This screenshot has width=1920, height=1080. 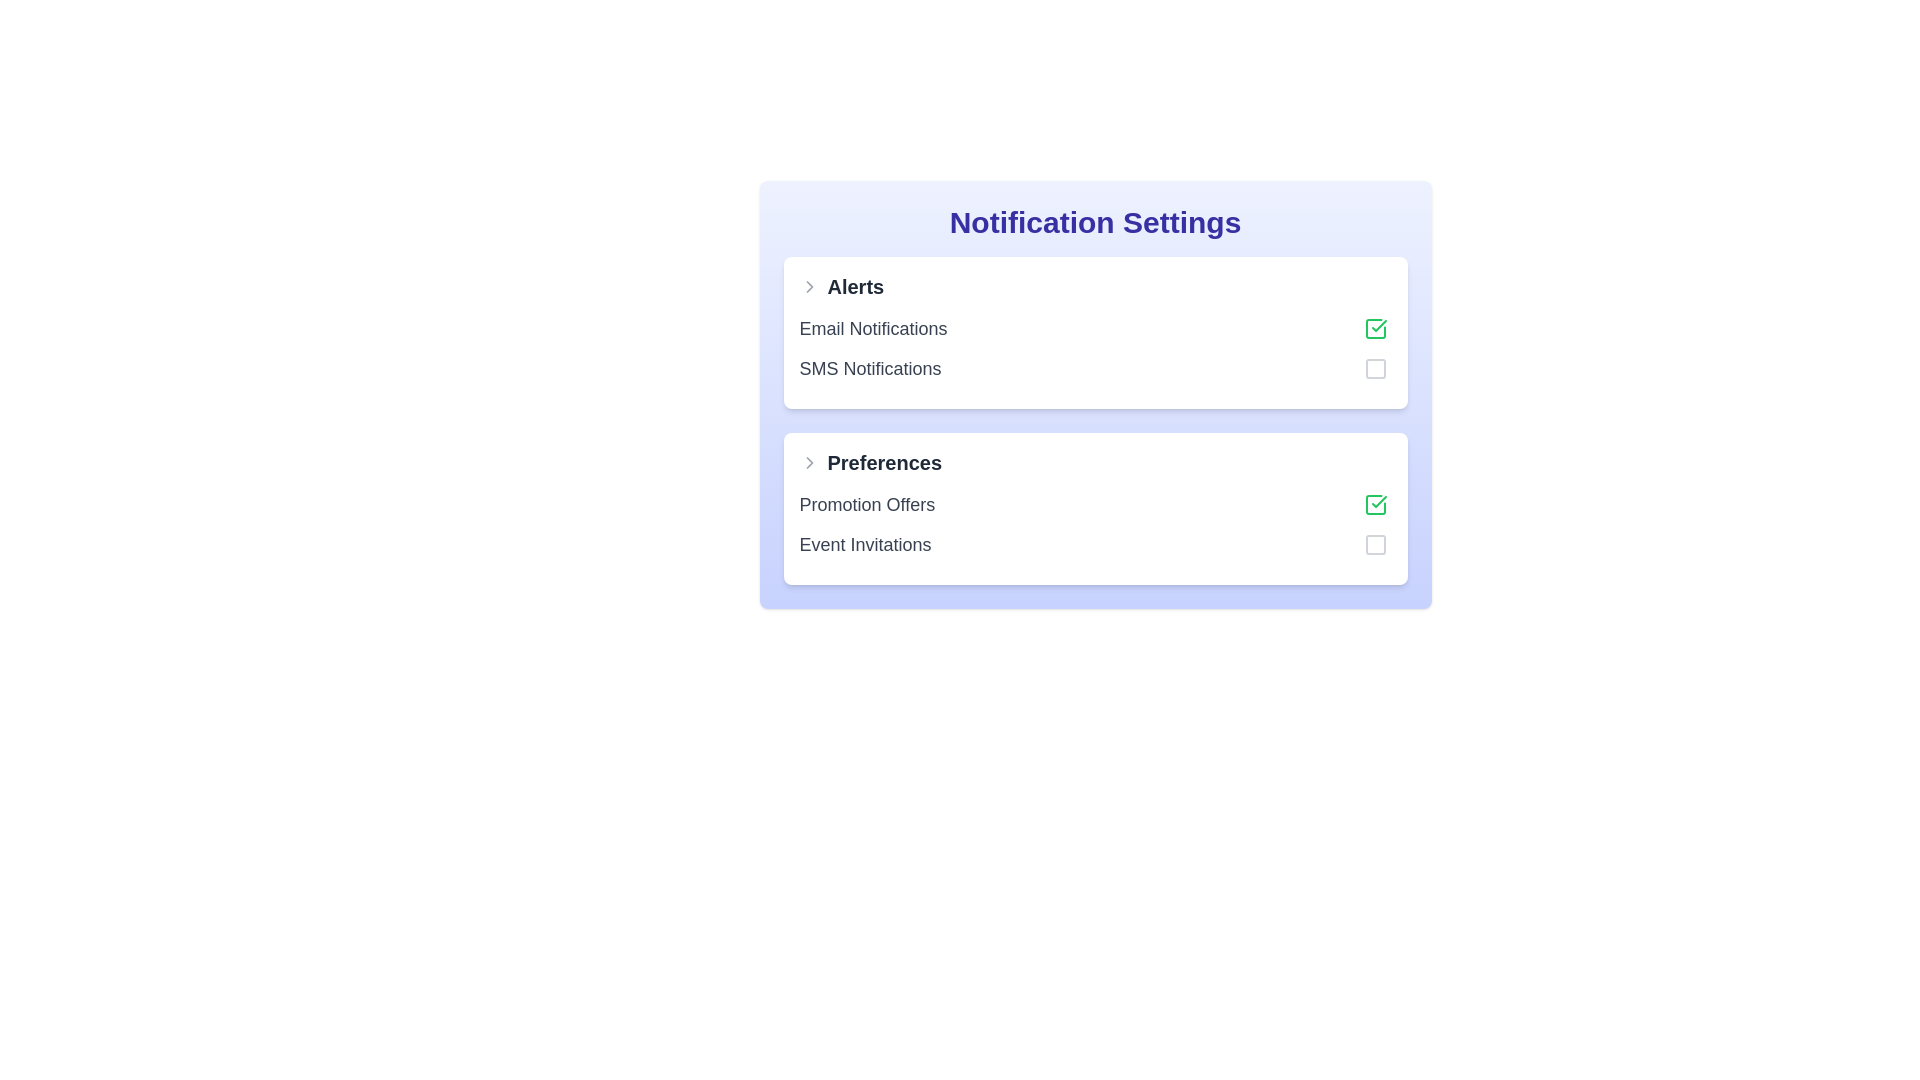 What do you see at coordinates (865, 544) in the screenshot?
I see `the static text label indicating the preference setting for event invitations in the 'Notification Settings' interface, located under the 'Preferences' section` at bounding box center [865, 544].